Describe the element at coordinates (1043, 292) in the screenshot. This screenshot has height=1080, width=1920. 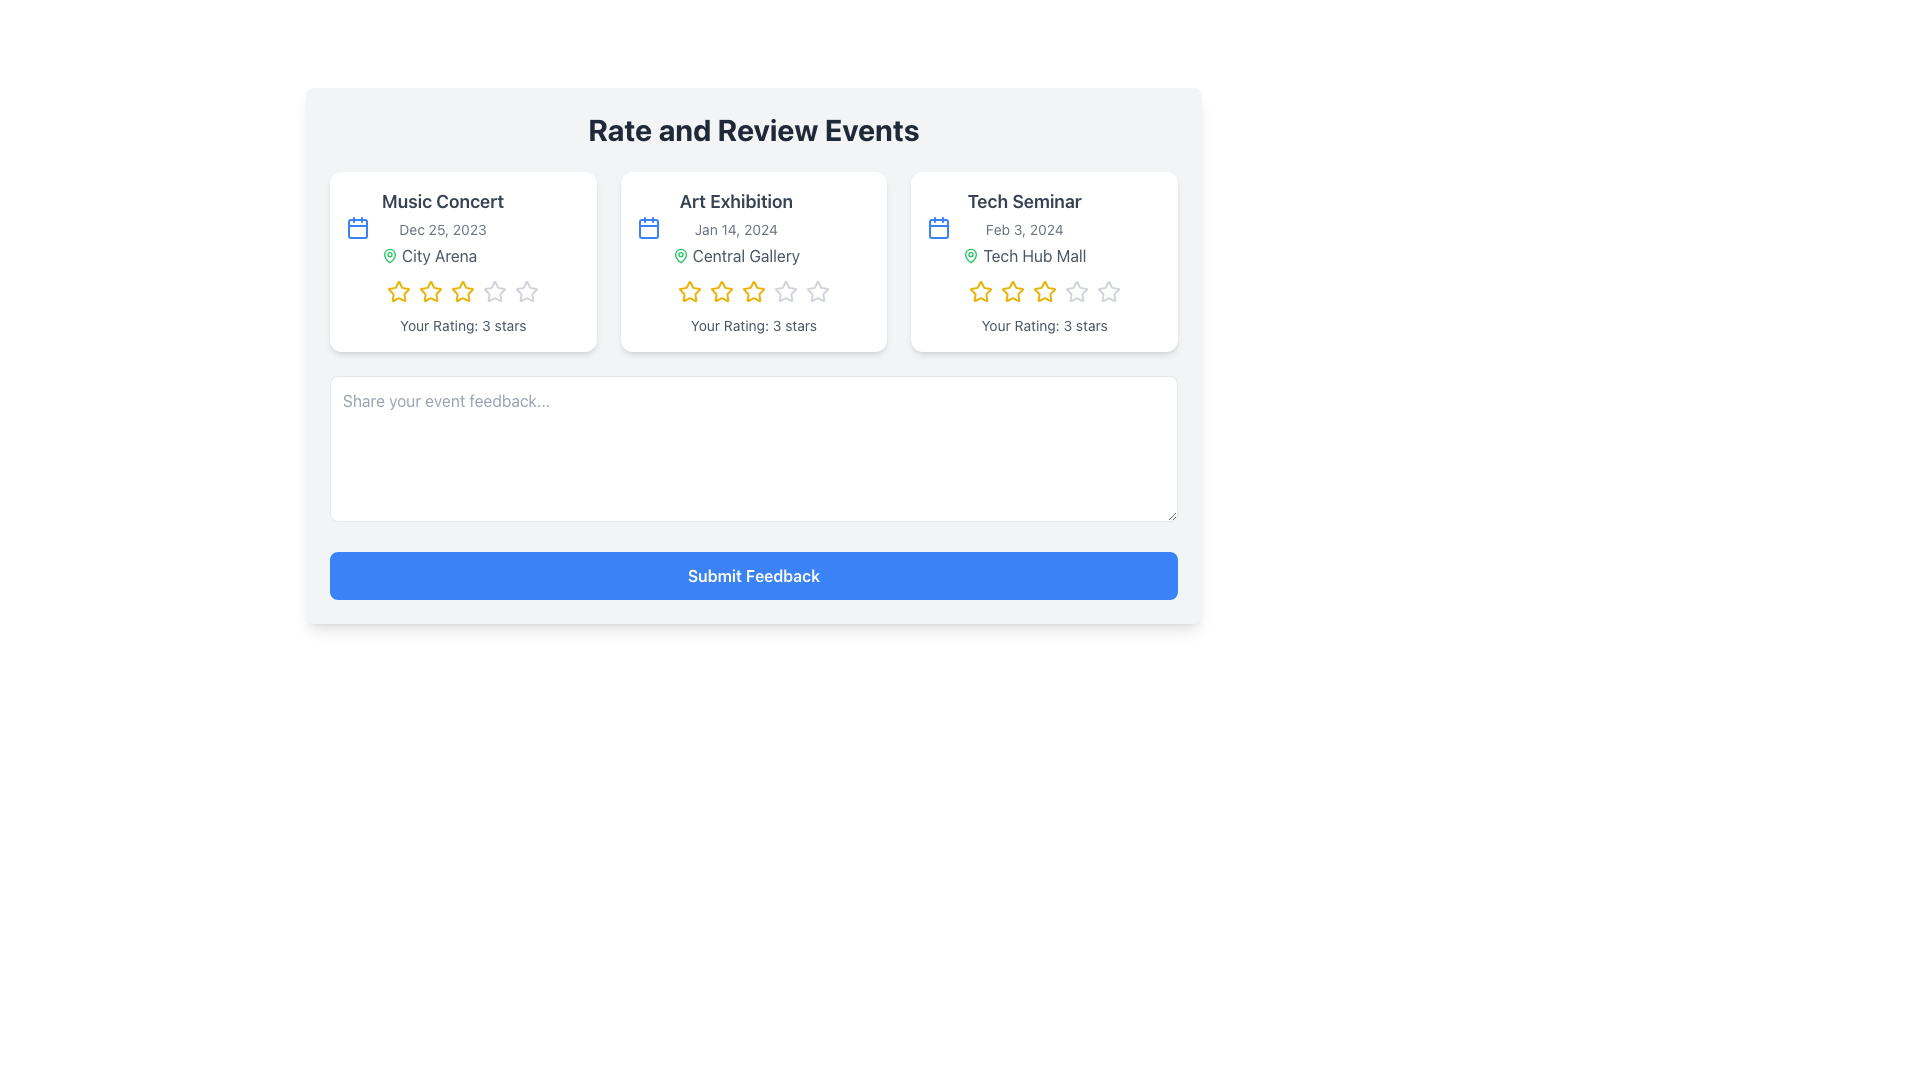
I see `the Rating component consisting of a row of five star icons, where three stars are colored yellow indicating an active rating, located at the bottom of the 'Tech Seminar' card` at that location.